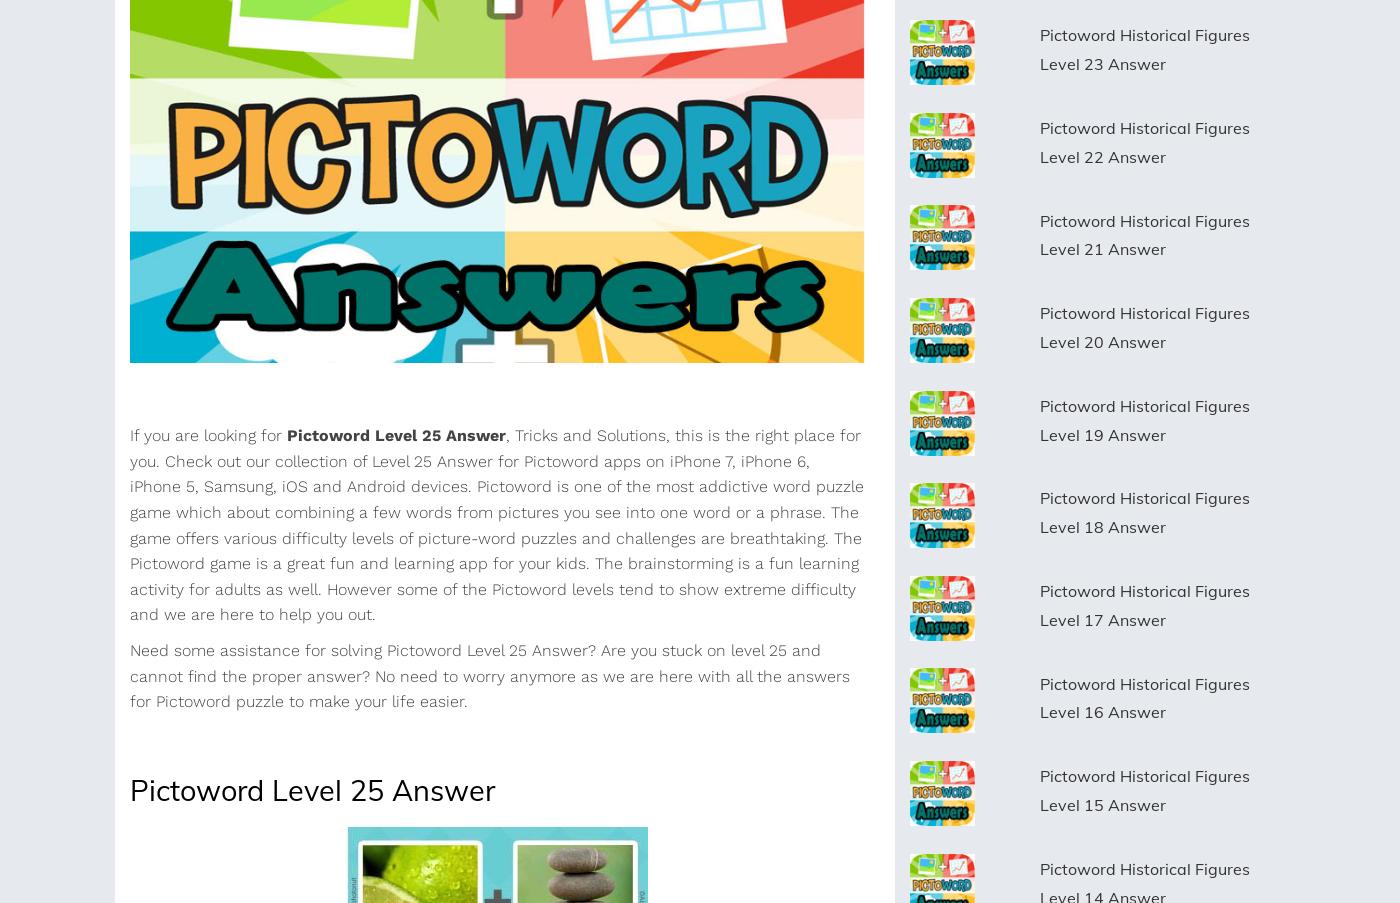 The image size is (1400, 903). Describe the element at coordinates (1143, 141) in the screenshot. I see `'Pictoword Historical Figures Level 22 Answer'` at that location.